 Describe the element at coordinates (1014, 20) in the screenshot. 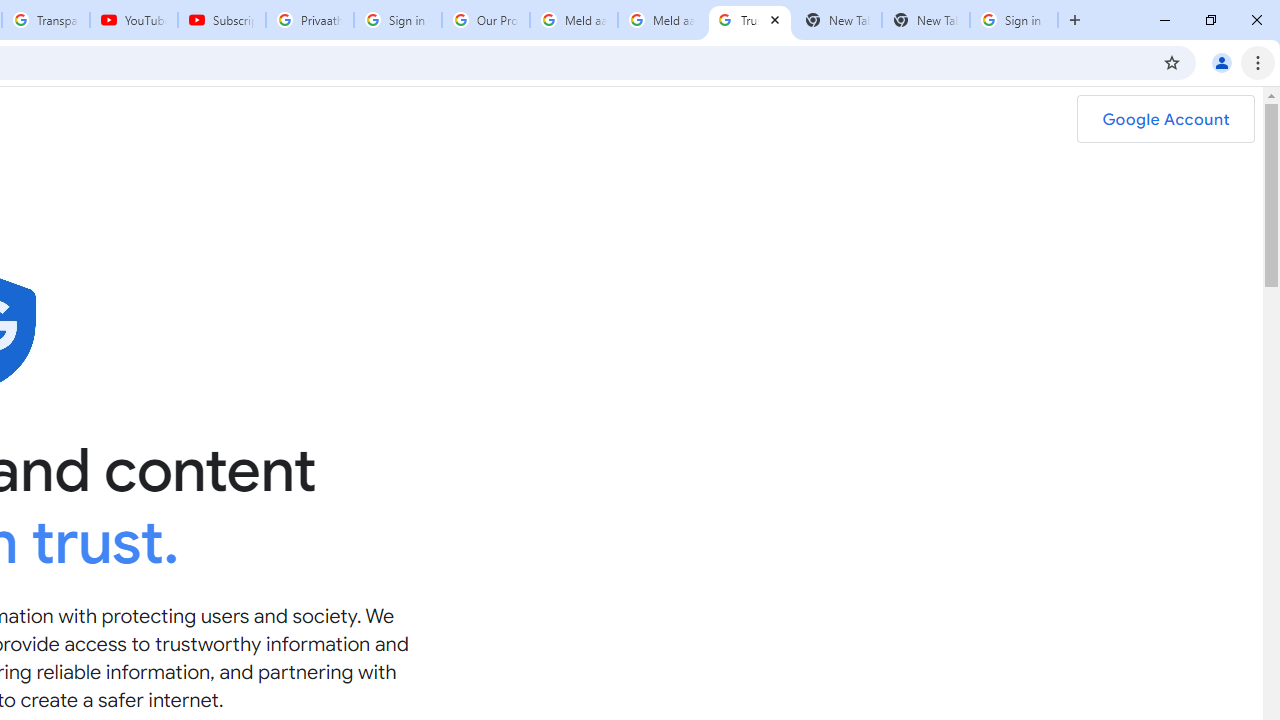

I see `'Sign in - Google Accounts'` at that location.